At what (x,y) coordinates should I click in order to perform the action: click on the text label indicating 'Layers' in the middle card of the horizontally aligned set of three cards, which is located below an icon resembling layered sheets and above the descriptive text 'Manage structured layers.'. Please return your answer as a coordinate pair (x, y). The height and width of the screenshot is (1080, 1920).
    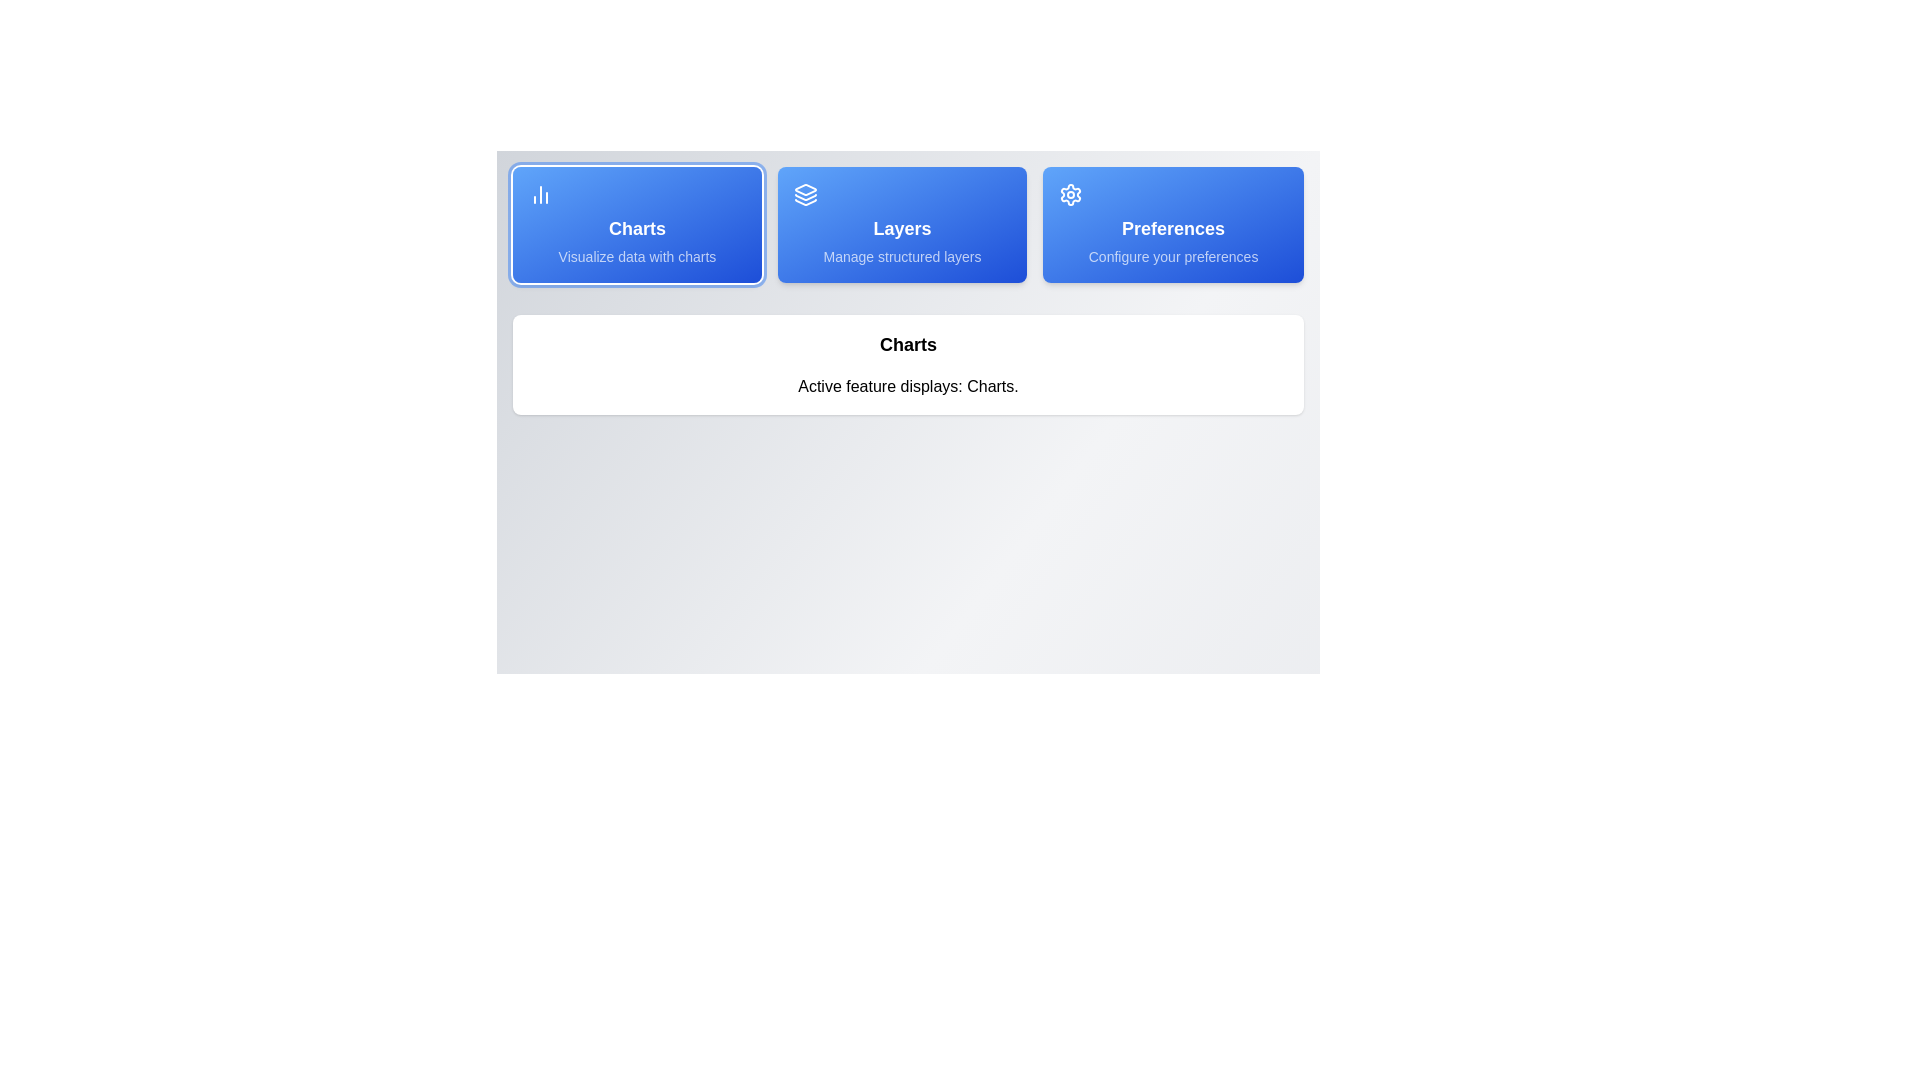
    Looking at the image, I should click on (901, 227).